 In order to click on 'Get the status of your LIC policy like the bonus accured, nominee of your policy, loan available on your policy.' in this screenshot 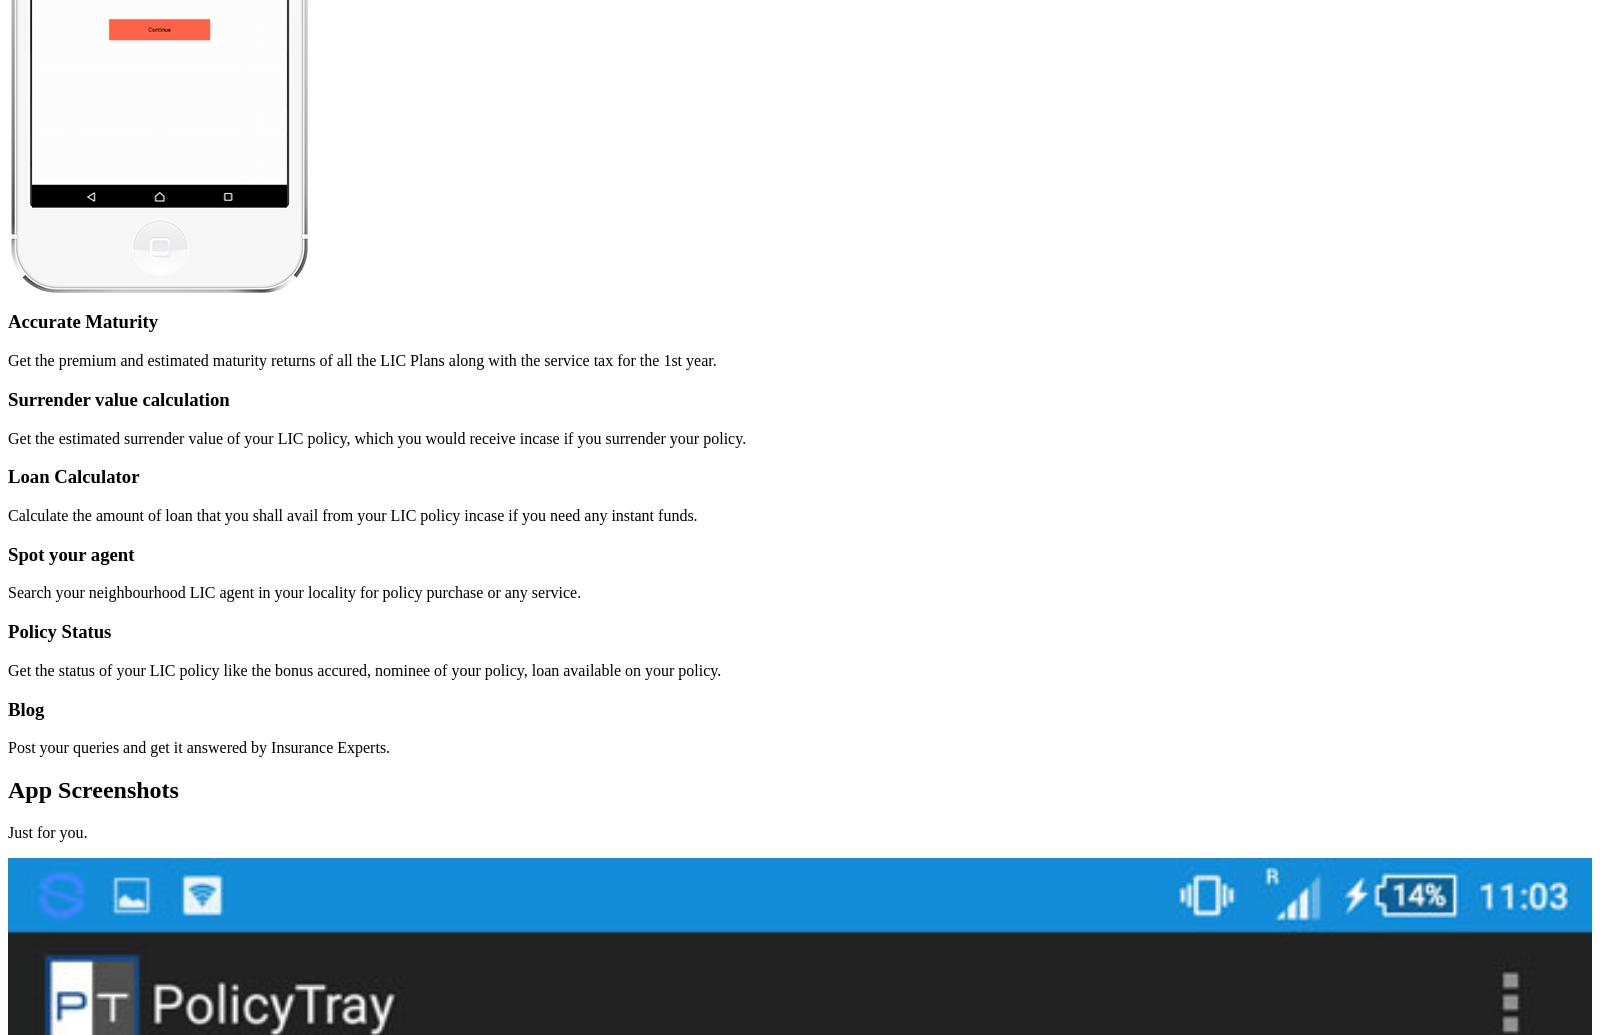, I will do `click(364, 668)`.